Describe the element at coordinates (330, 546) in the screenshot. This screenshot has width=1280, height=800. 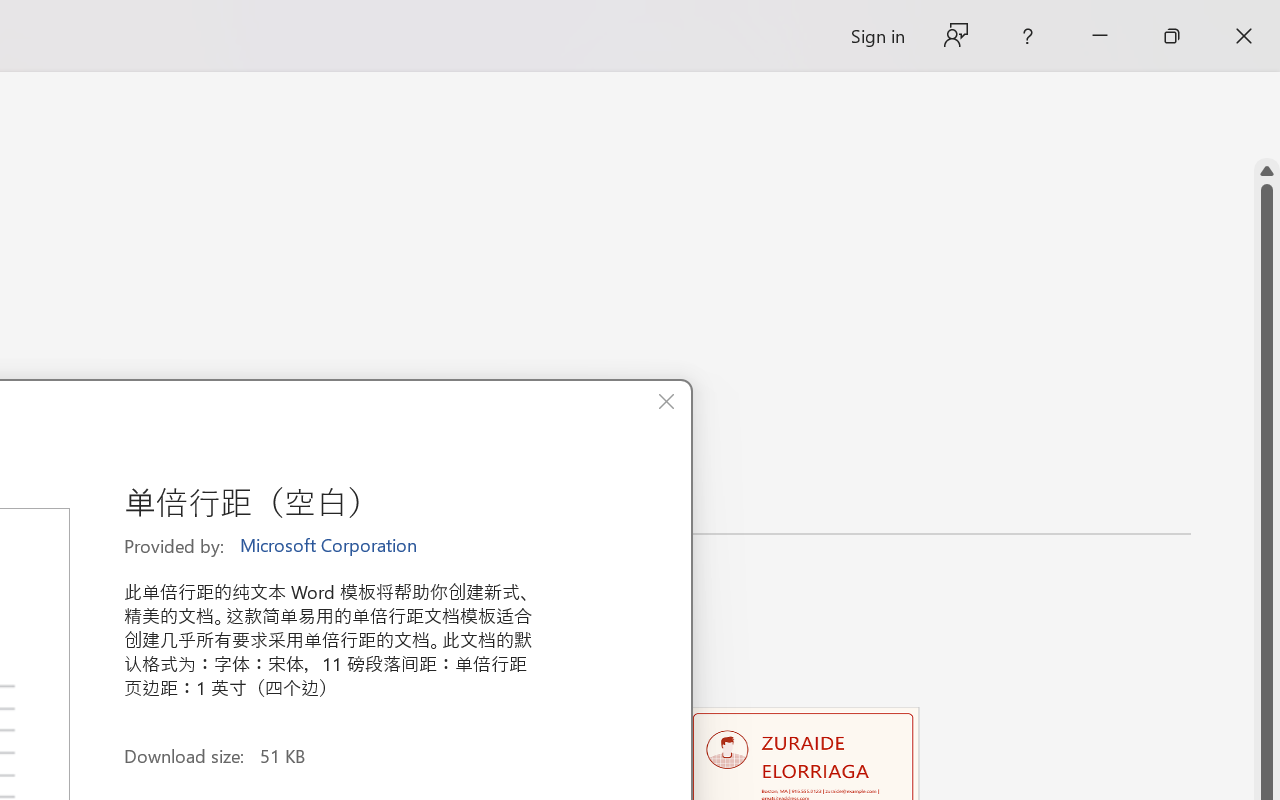
I see `'Microsoft Corporation'` at that location.